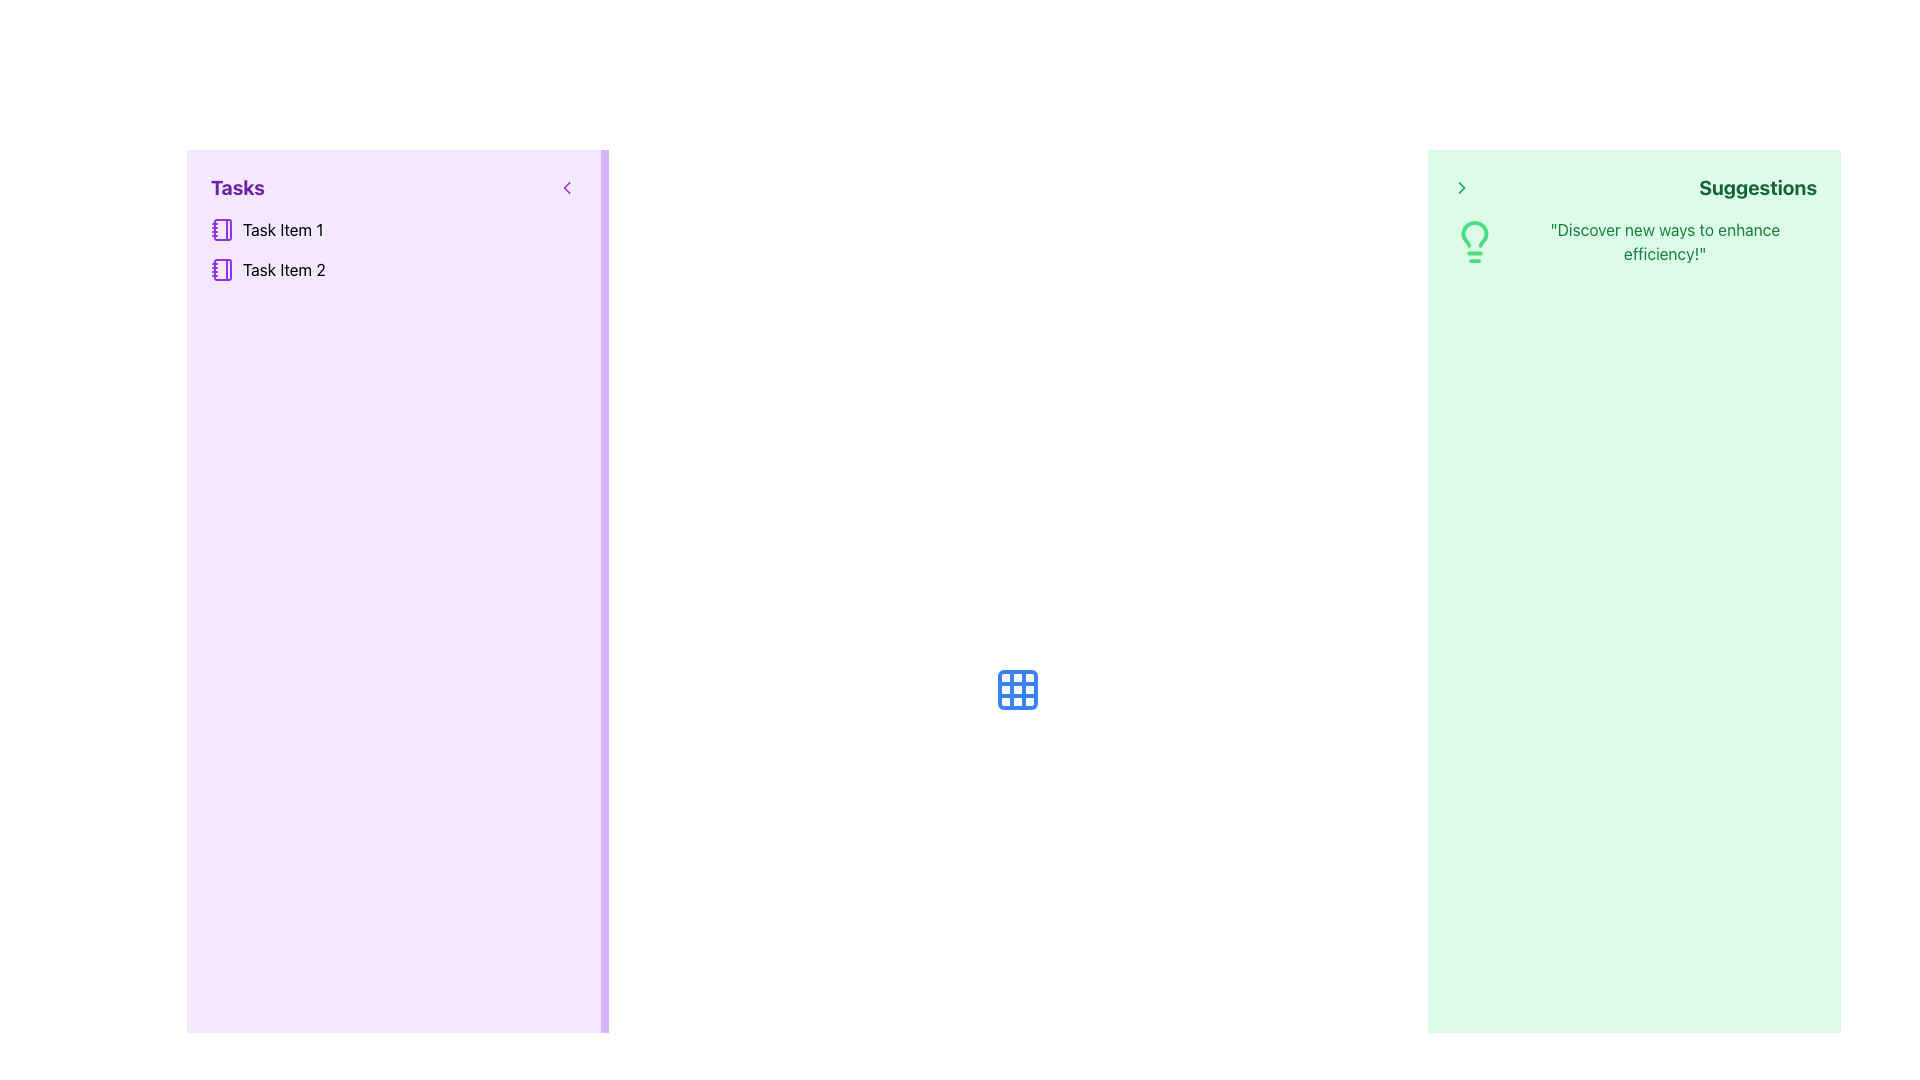  I want to click on the list item element displaying 'Task Item 1', so click(393, 229).